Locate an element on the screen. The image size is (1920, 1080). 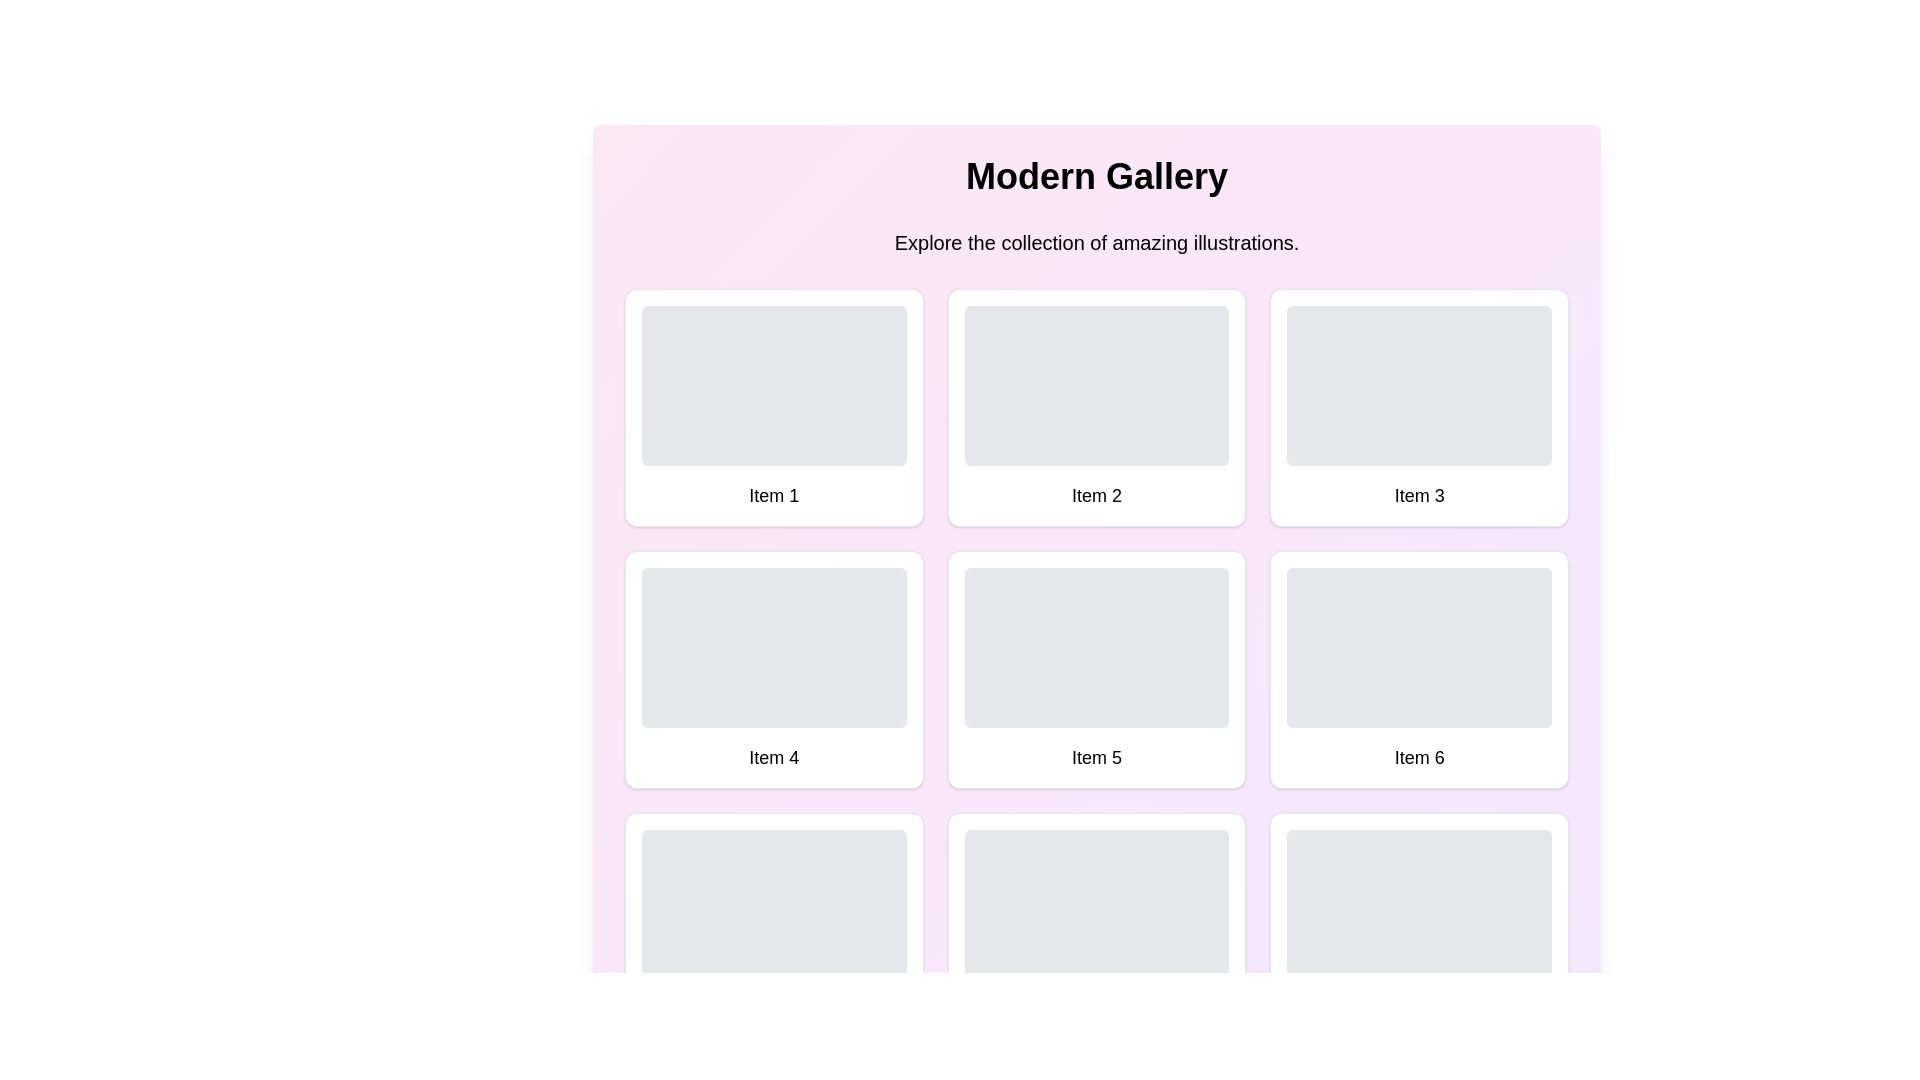
the descriptive title label for the 'Item 5' card, which is located in the middle column of the second row of a grid layout, positioned below a placeholder image is located at coordinates (1095, 758).